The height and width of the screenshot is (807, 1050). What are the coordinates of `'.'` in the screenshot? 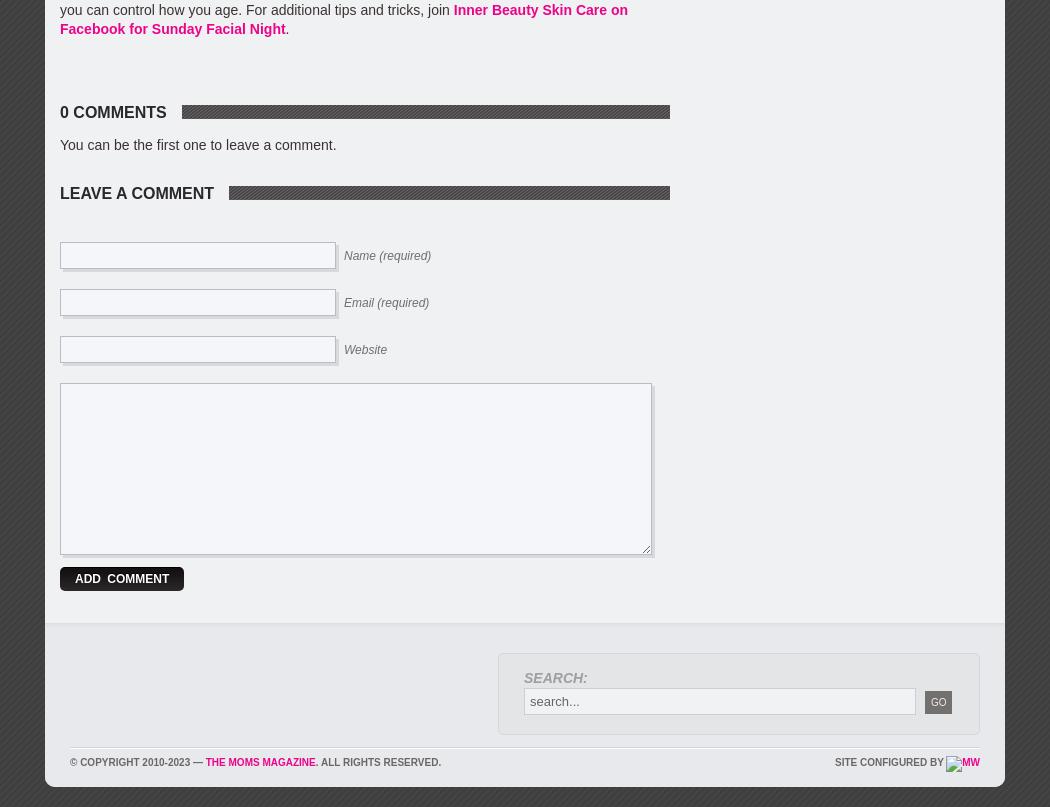 It's located at (285, 28).